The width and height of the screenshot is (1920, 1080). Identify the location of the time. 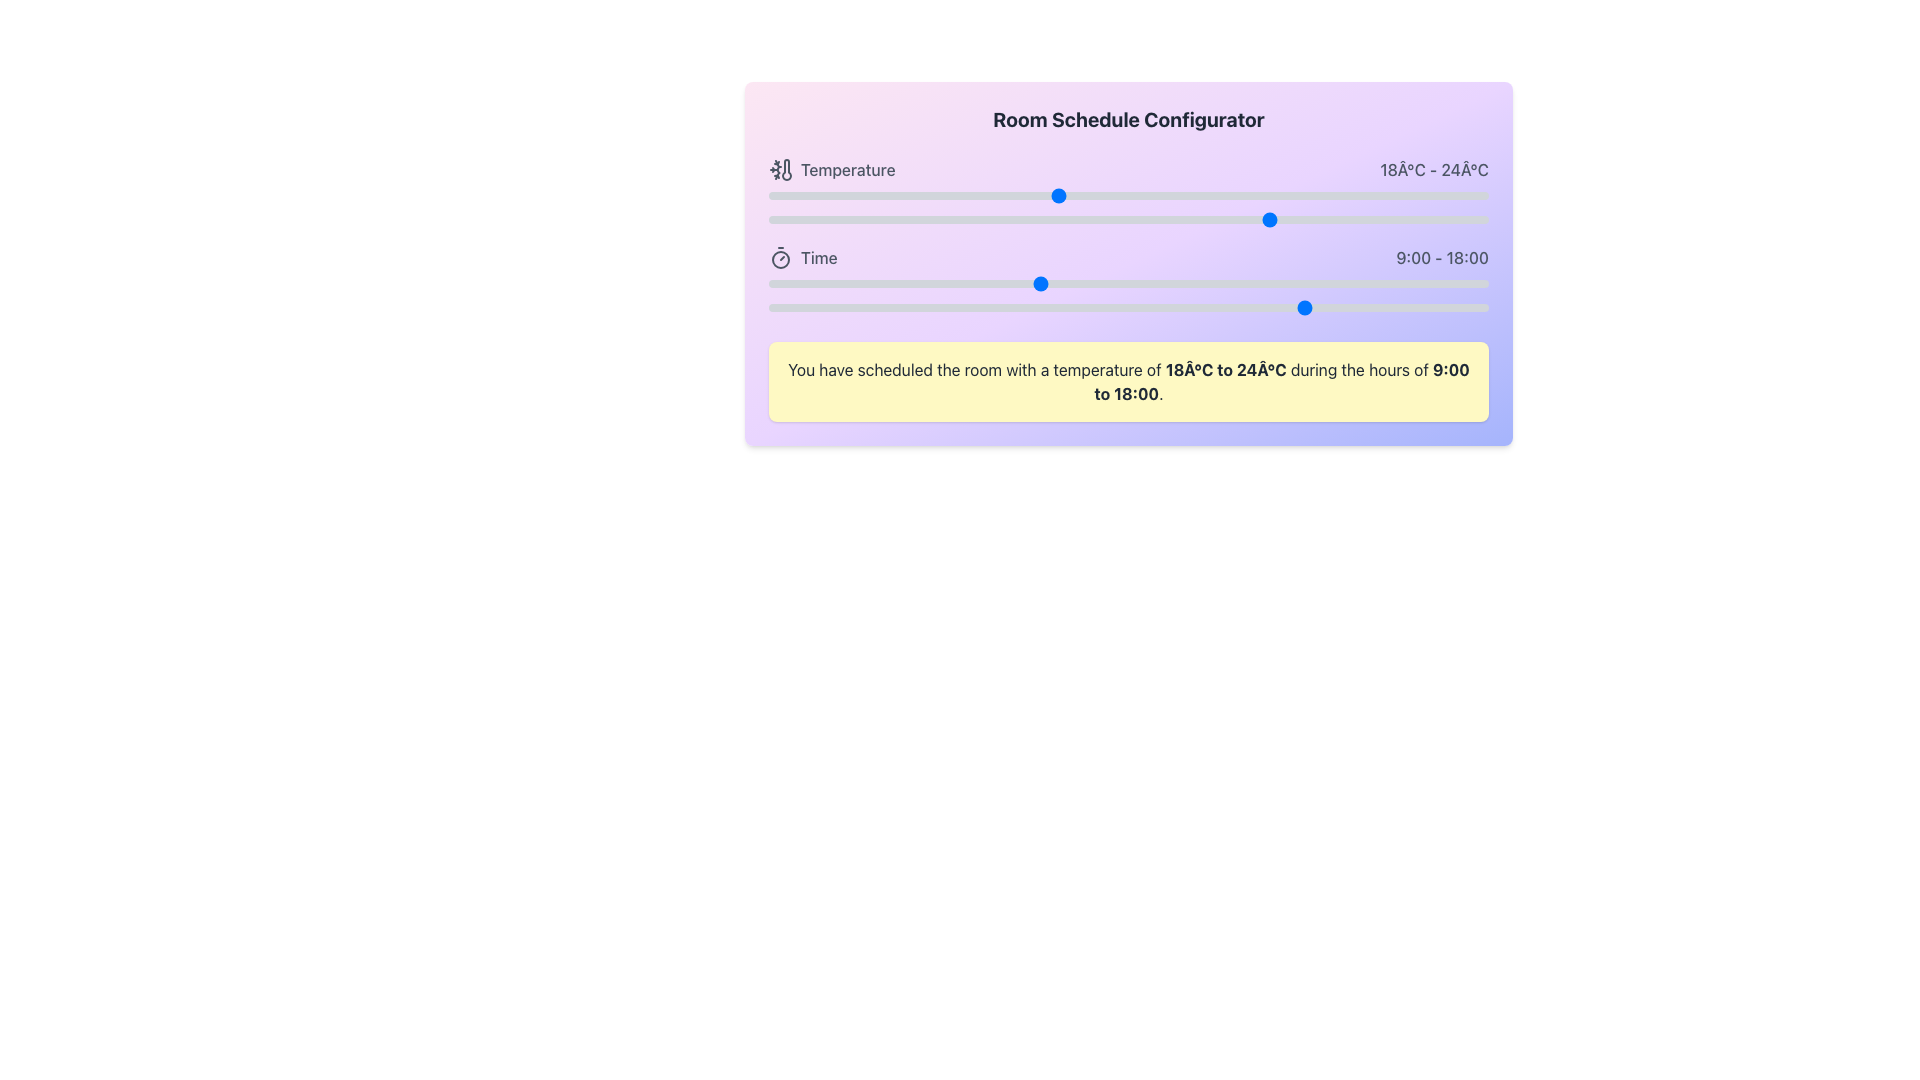
(1277, 284).